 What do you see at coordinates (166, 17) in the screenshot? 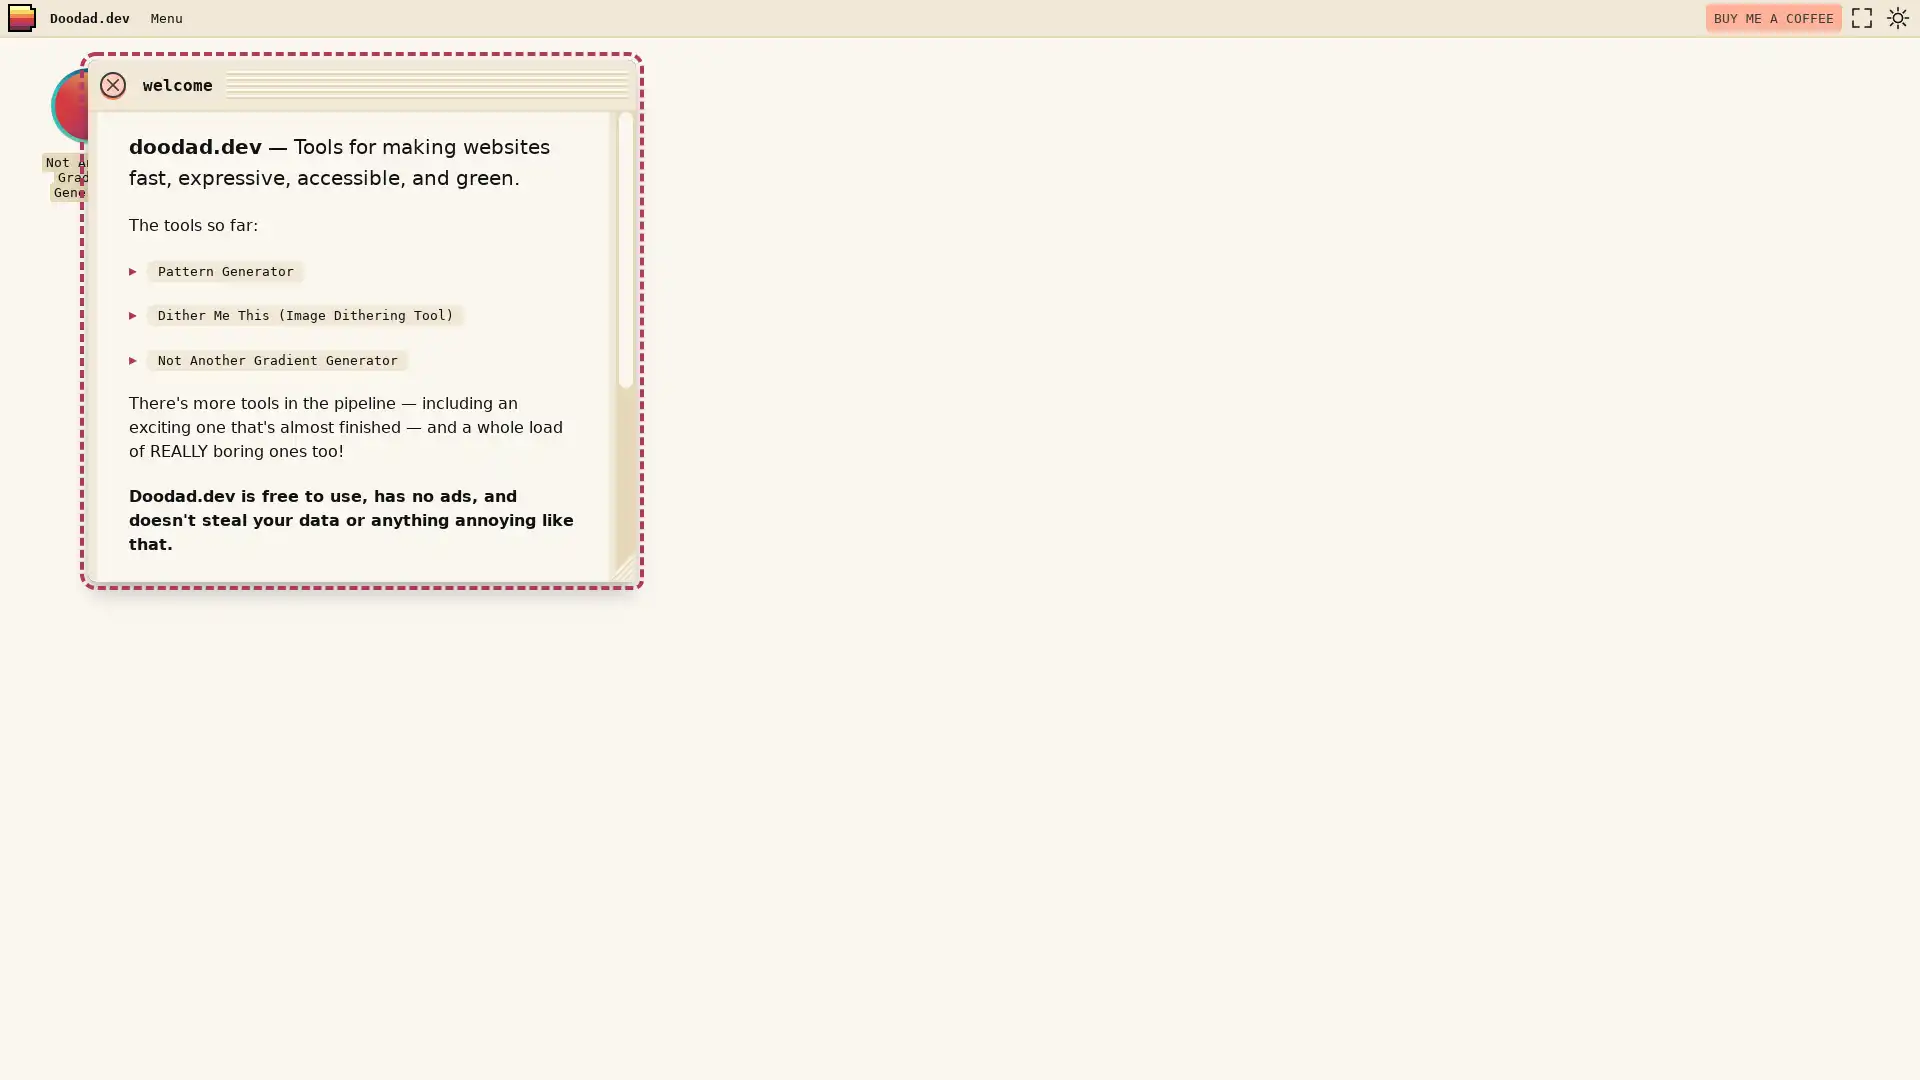
I see `Menu` at bounding box center [166, 17].